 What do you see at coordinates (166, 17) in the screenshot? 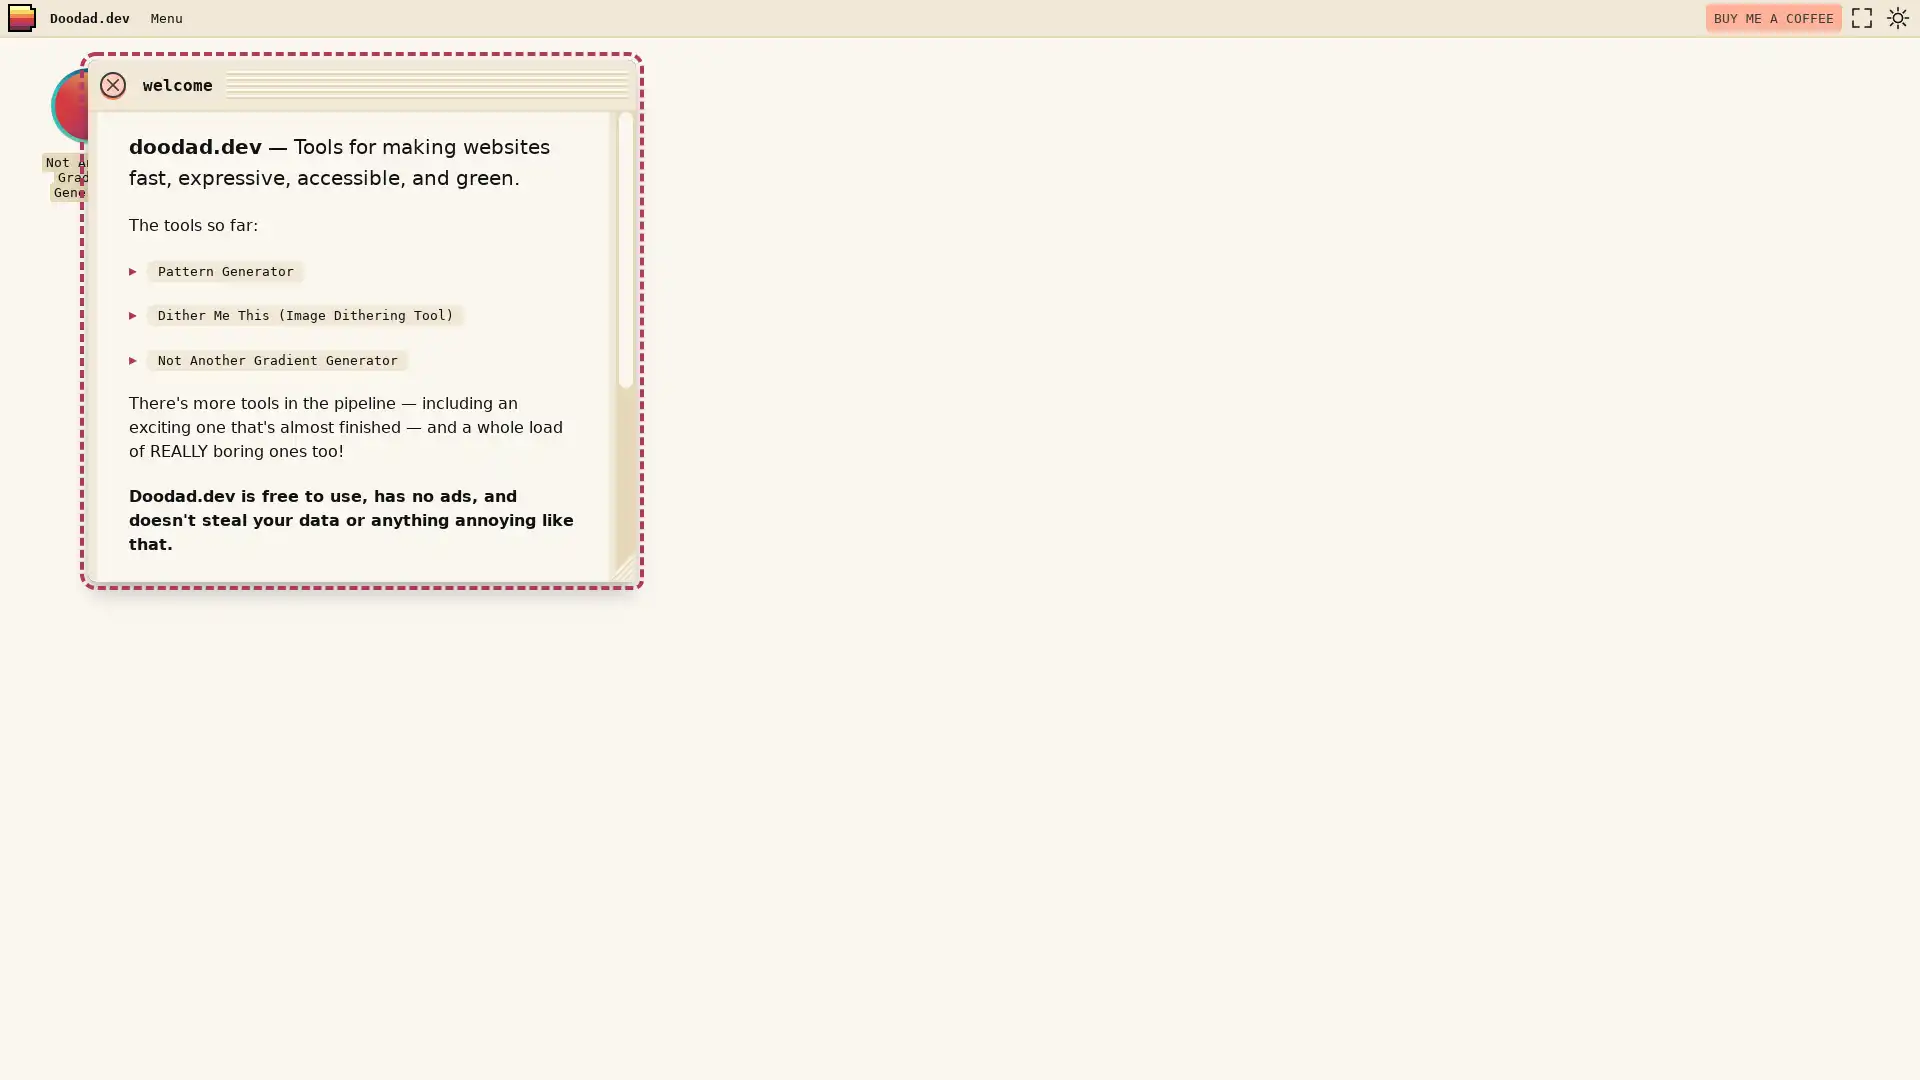
I see `Menu` at bounding box center [166, 17].